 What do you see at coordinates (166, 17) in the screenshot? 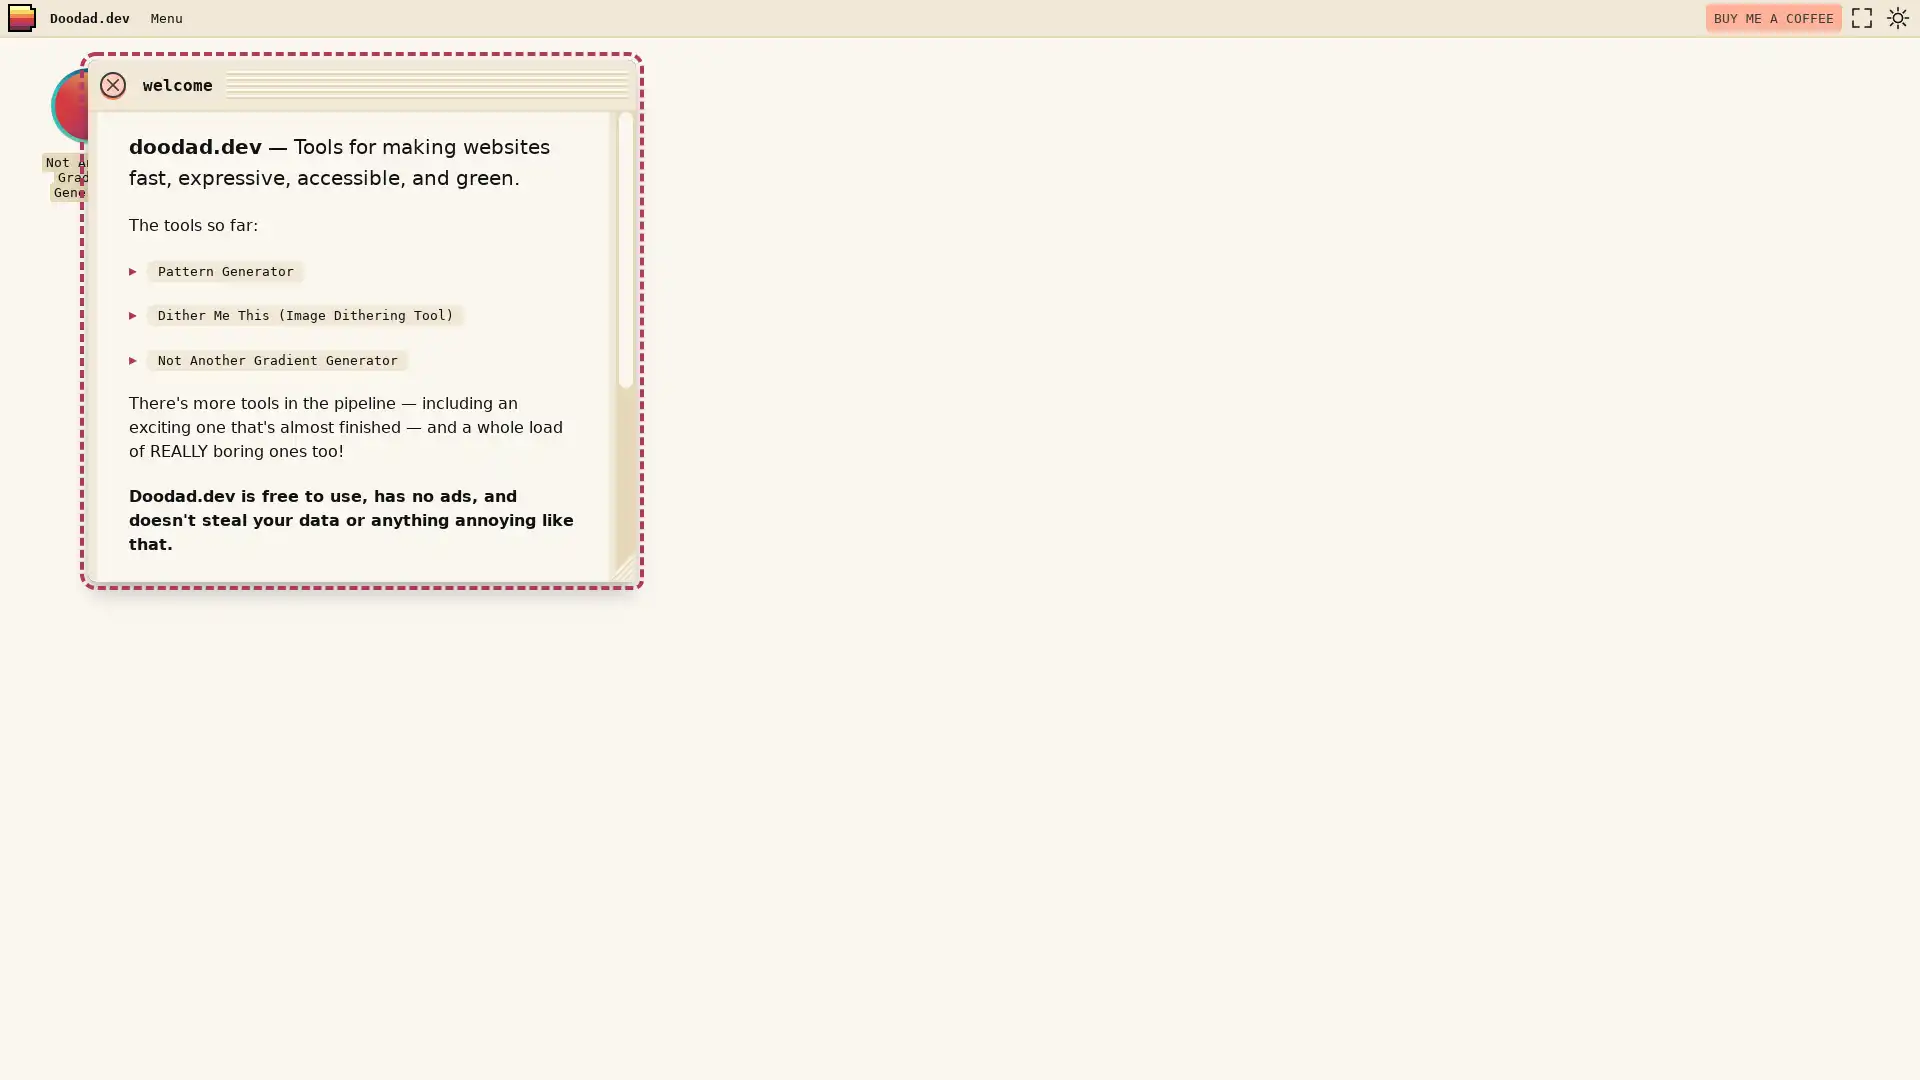
I see `Menu` at bounding box center [166, 17].